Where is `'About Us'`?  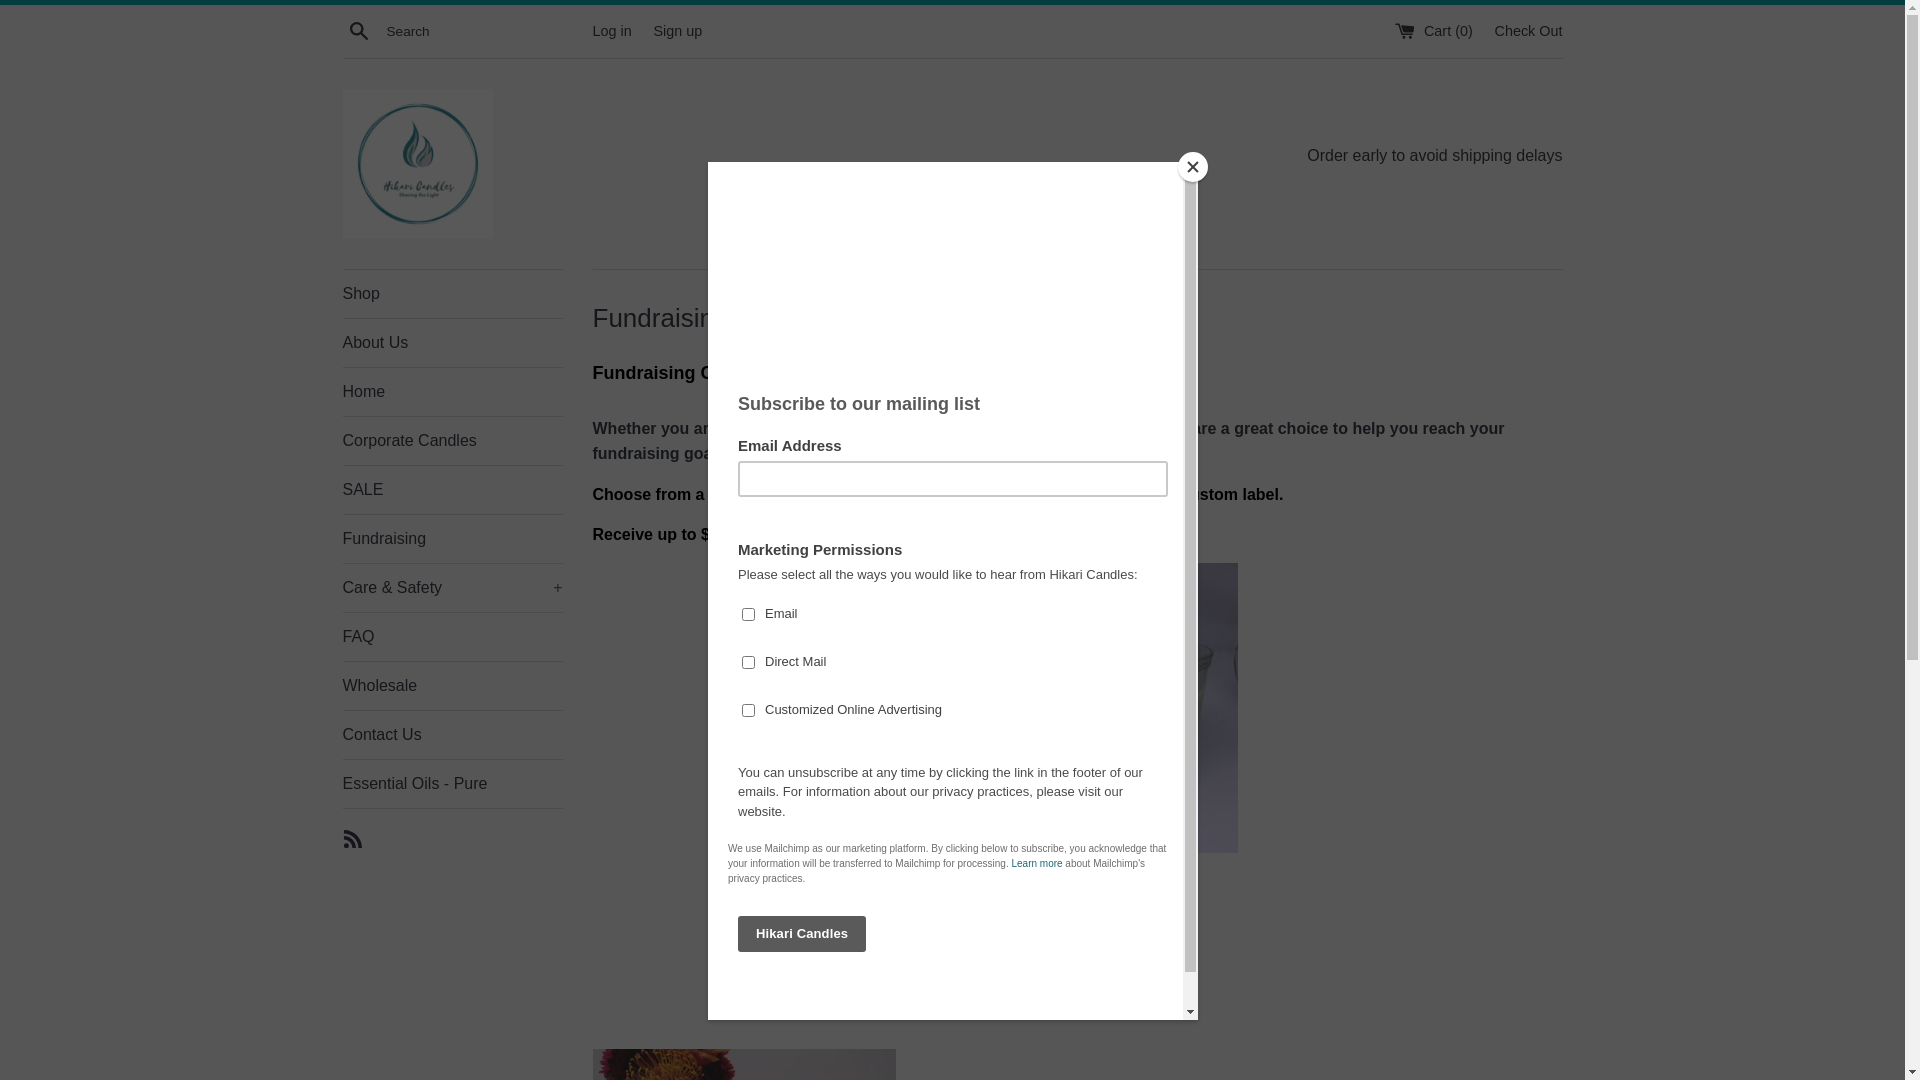
'About Us' is located at coordinates (450, 342).